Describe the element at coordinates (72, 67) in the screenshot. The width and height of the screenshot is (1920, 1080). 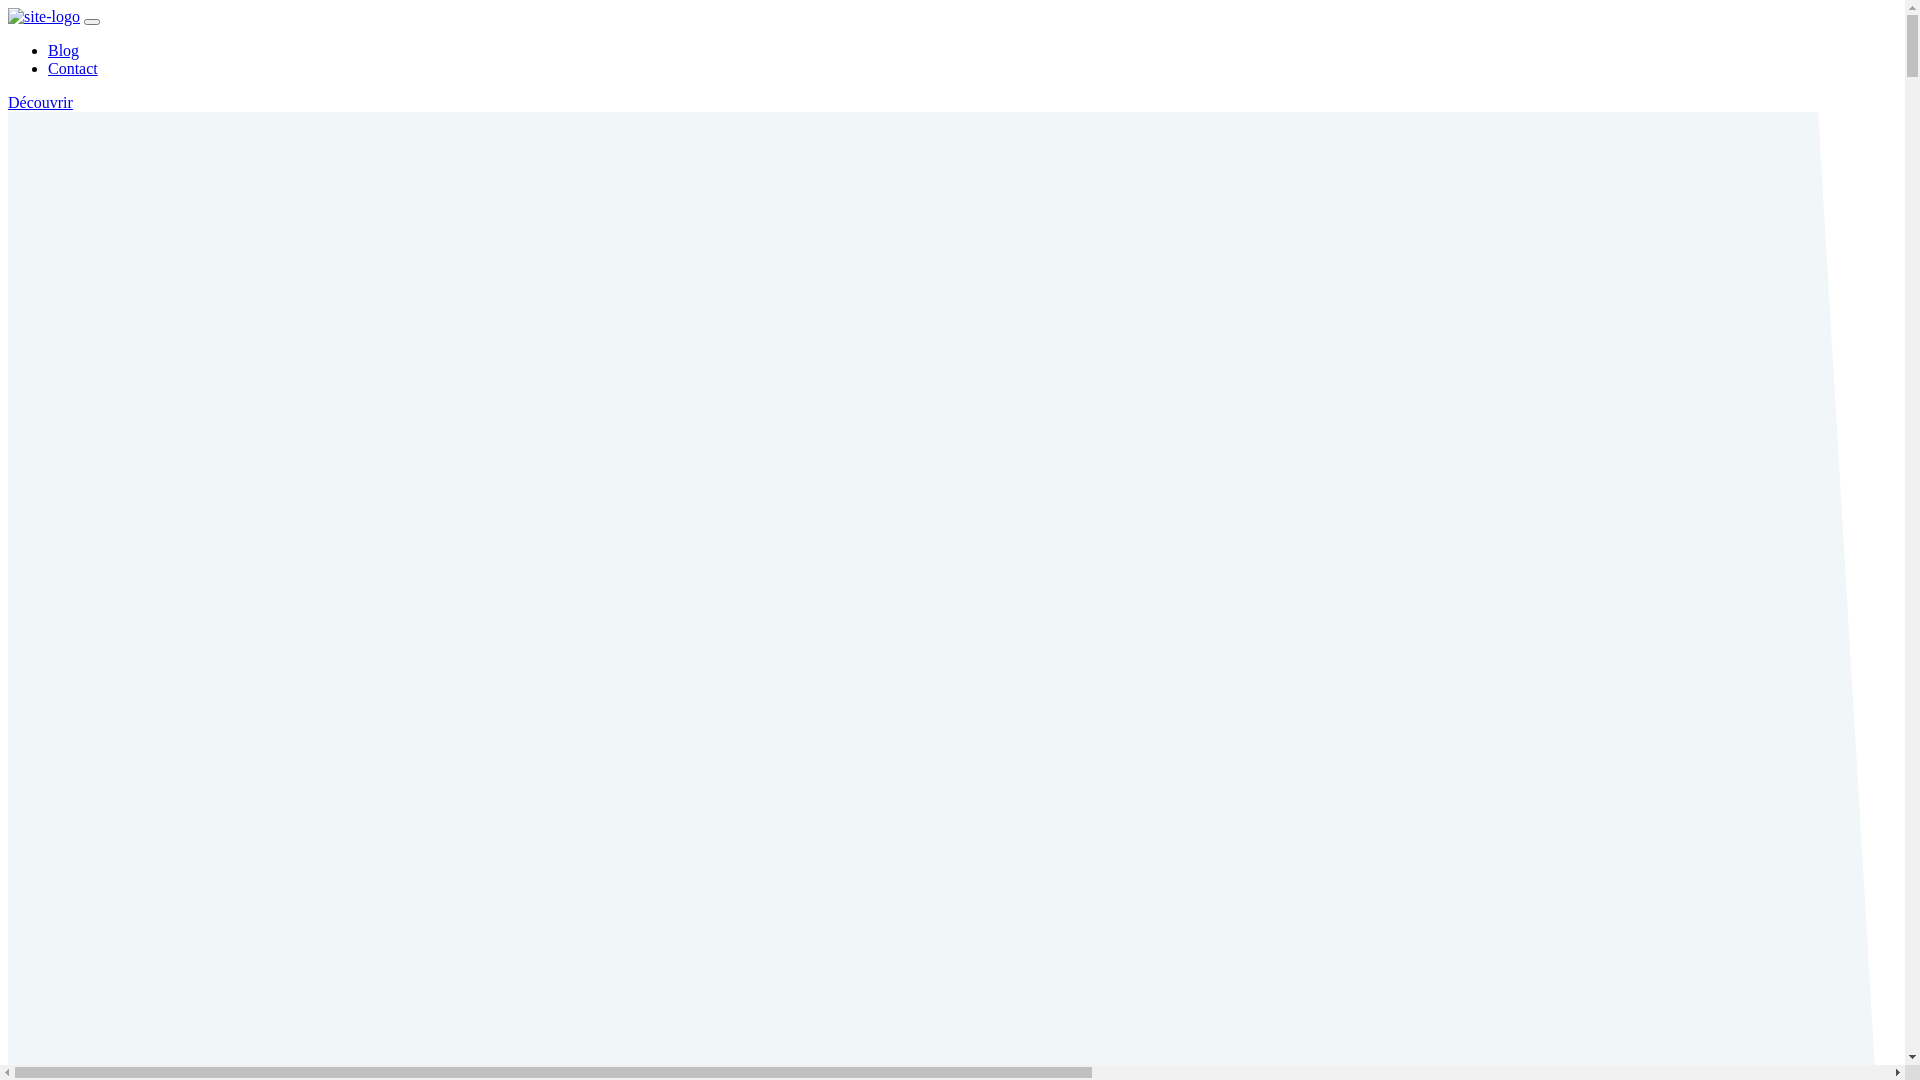
I see `'Contact'` at that location.